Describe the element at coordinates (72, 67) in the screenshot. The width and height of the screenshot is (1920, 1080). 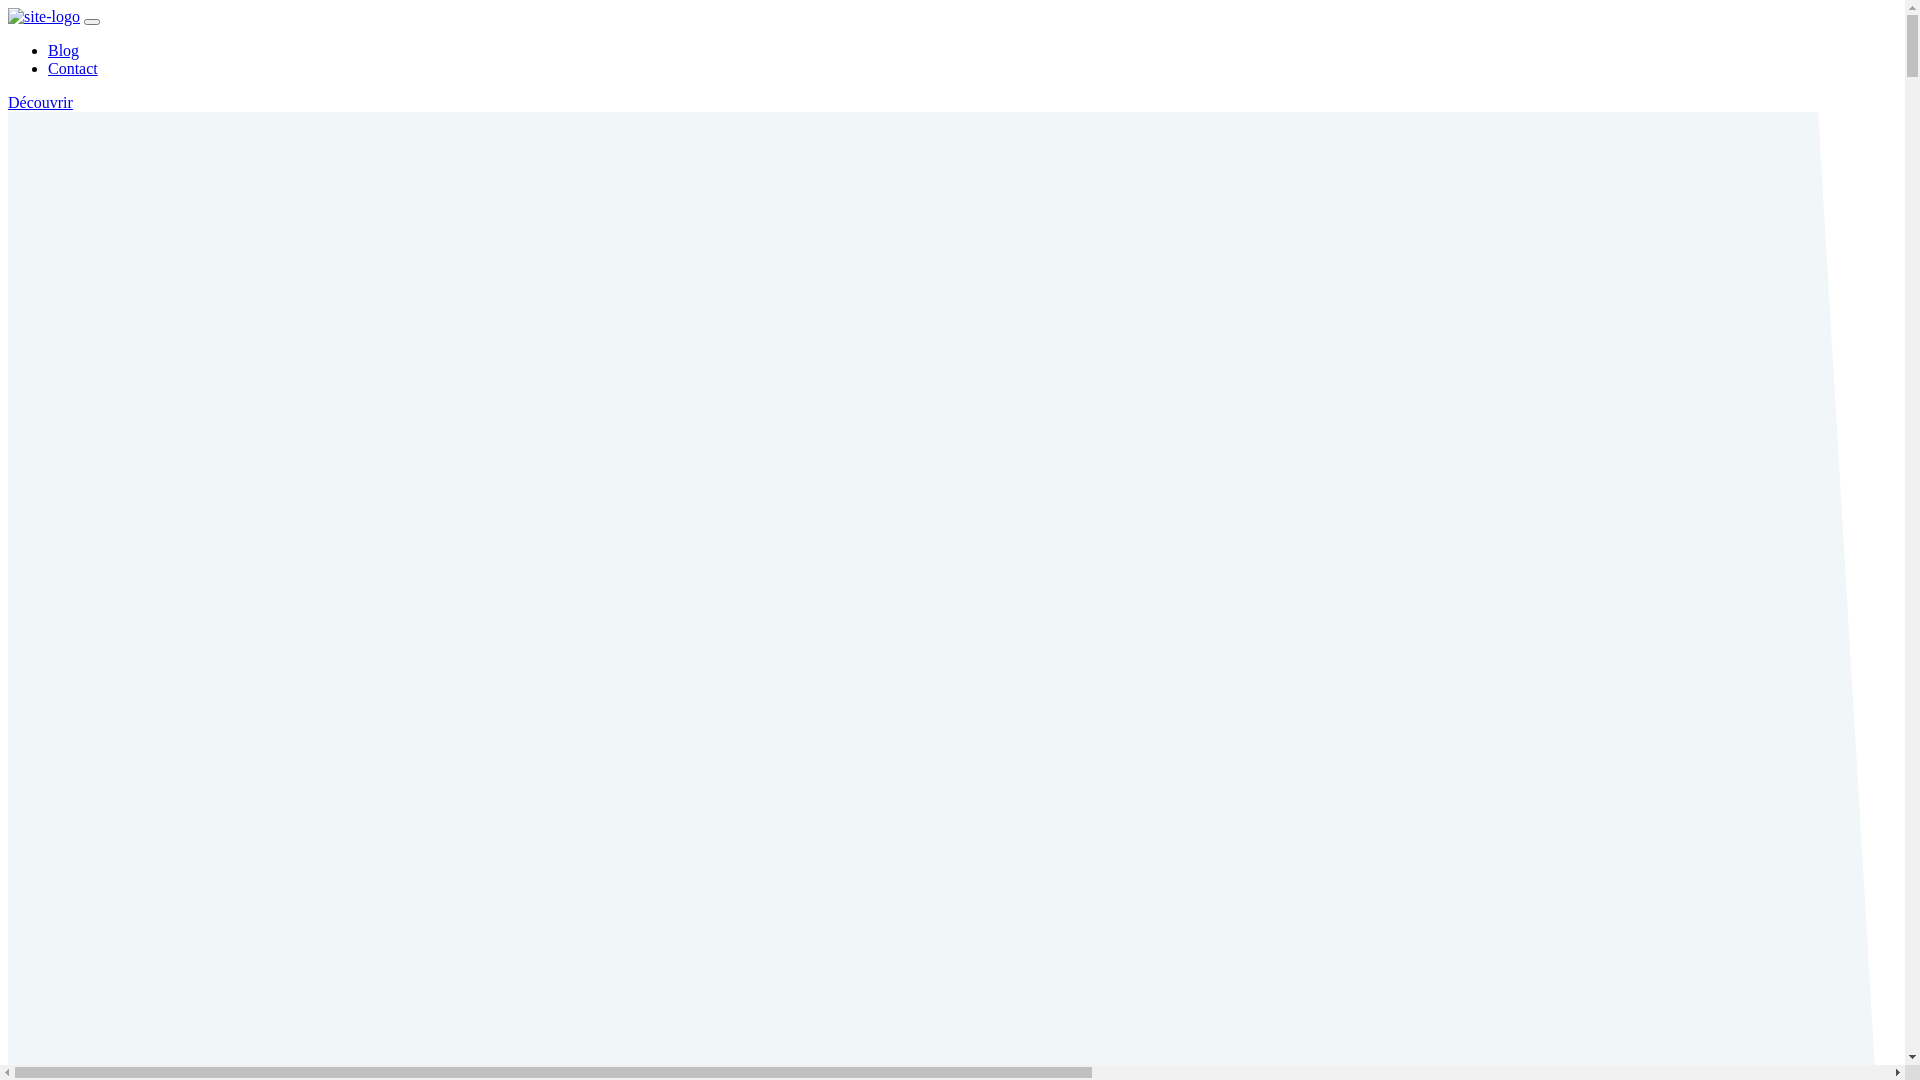
I see `'Contact'` at that location.